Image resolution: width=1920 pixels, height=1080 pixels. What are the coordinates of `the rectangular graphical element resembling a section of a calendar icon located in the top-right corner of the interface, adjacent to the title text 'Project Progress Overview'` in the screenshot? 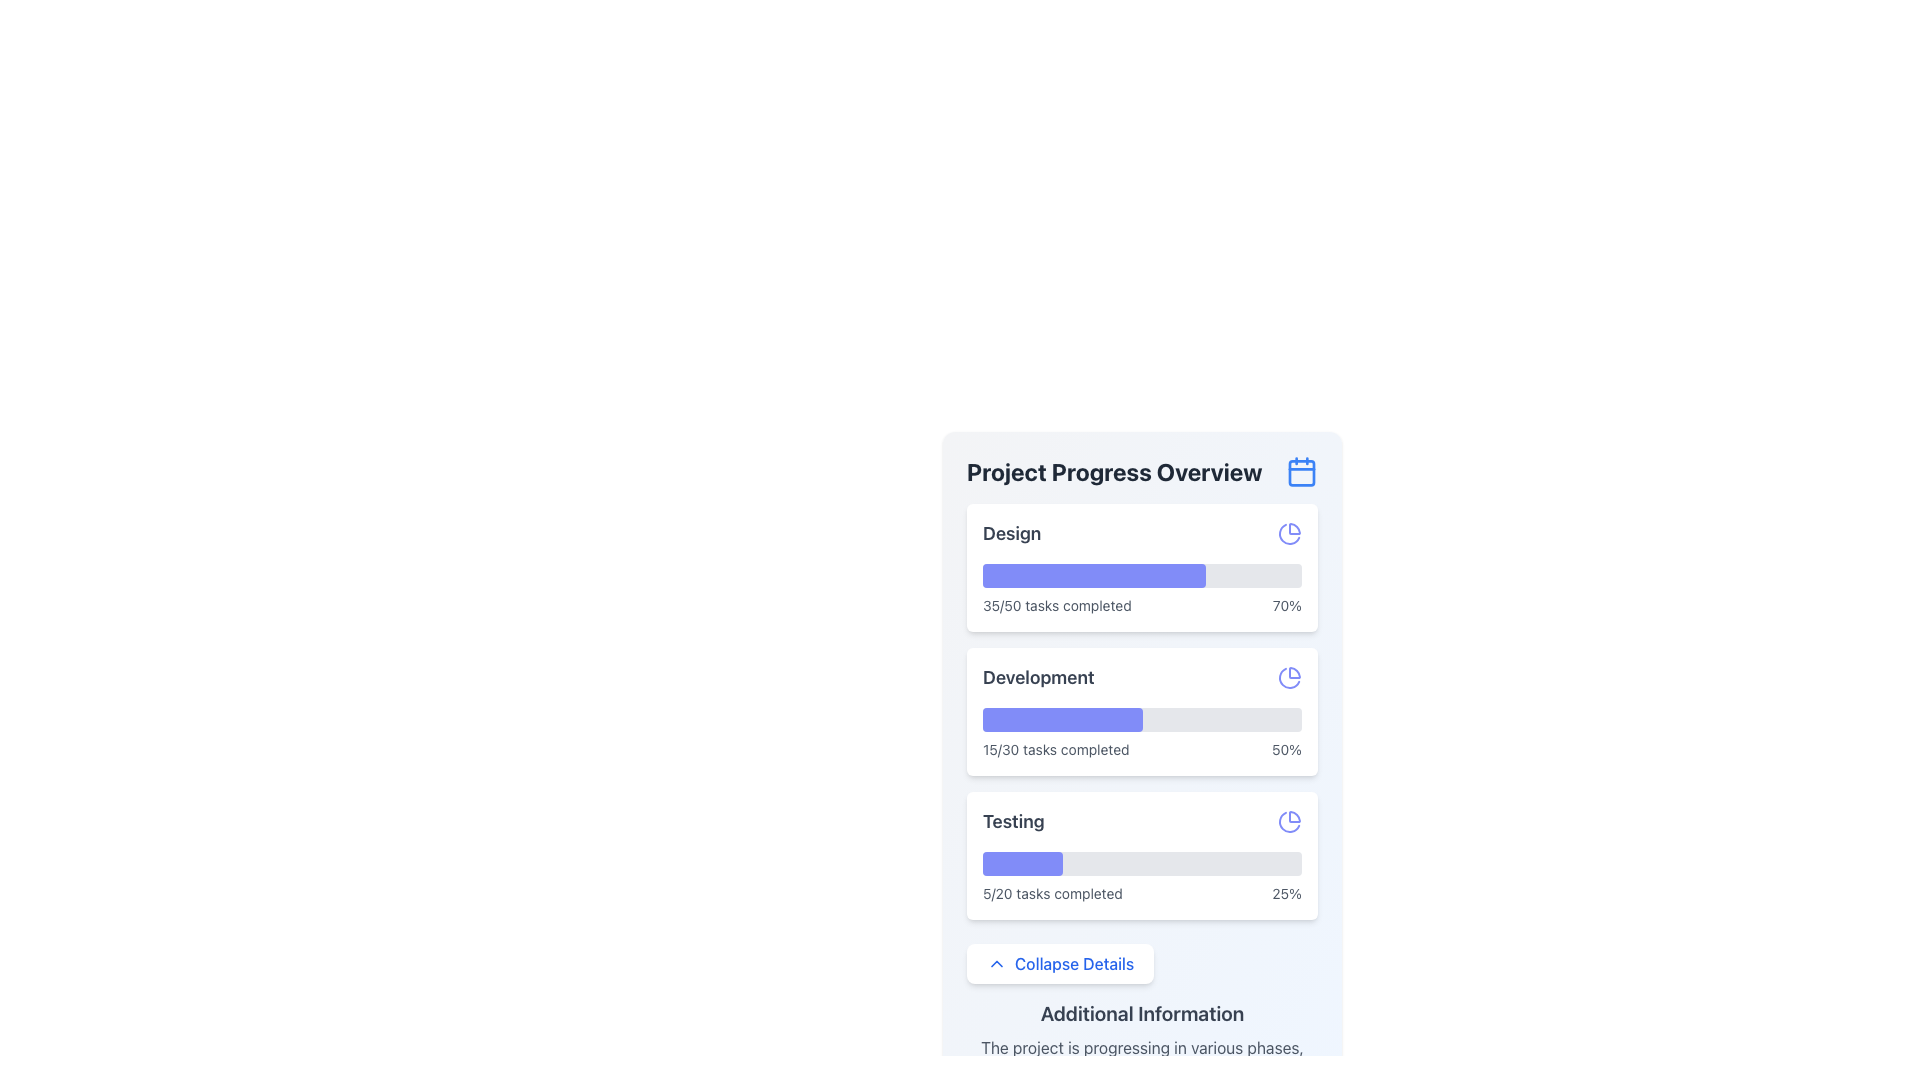 It's located at (1301, 473).